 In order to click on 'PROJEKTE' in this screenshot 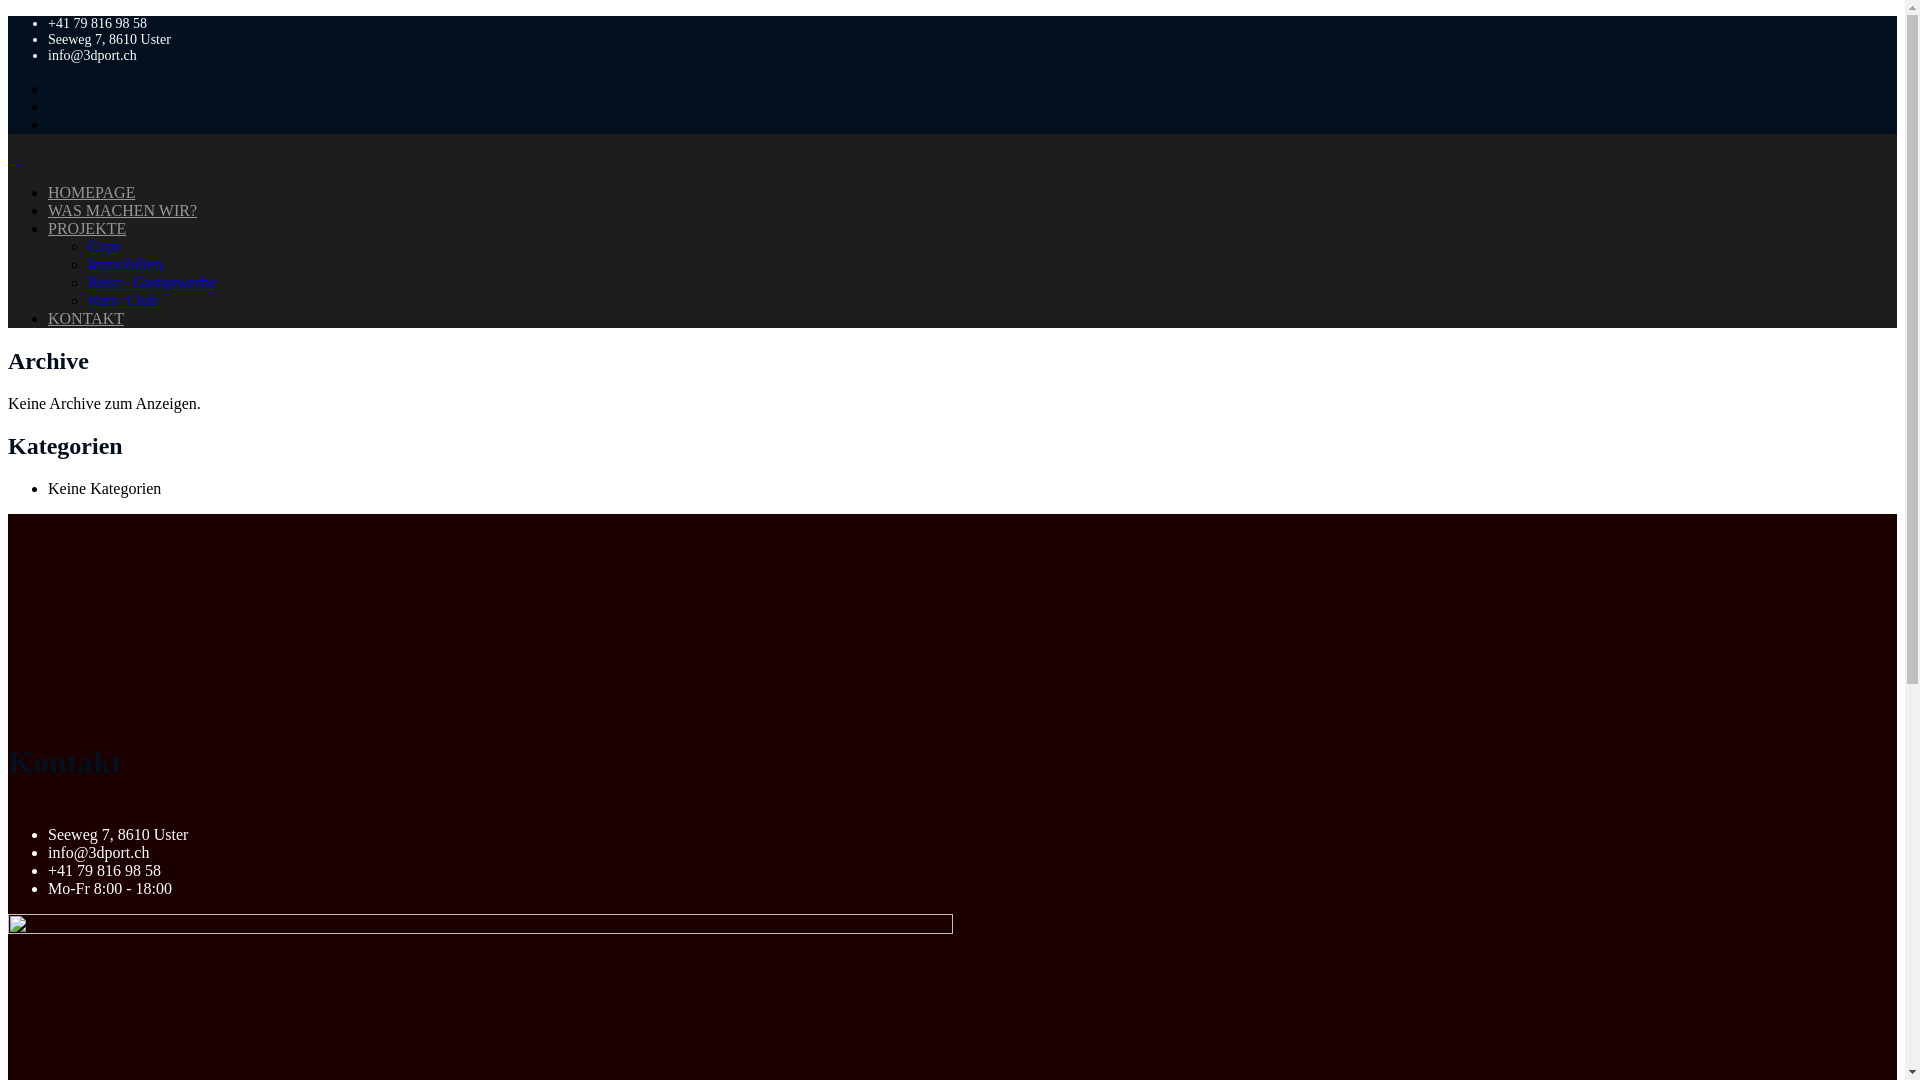, I will do `click(48, 227)`.